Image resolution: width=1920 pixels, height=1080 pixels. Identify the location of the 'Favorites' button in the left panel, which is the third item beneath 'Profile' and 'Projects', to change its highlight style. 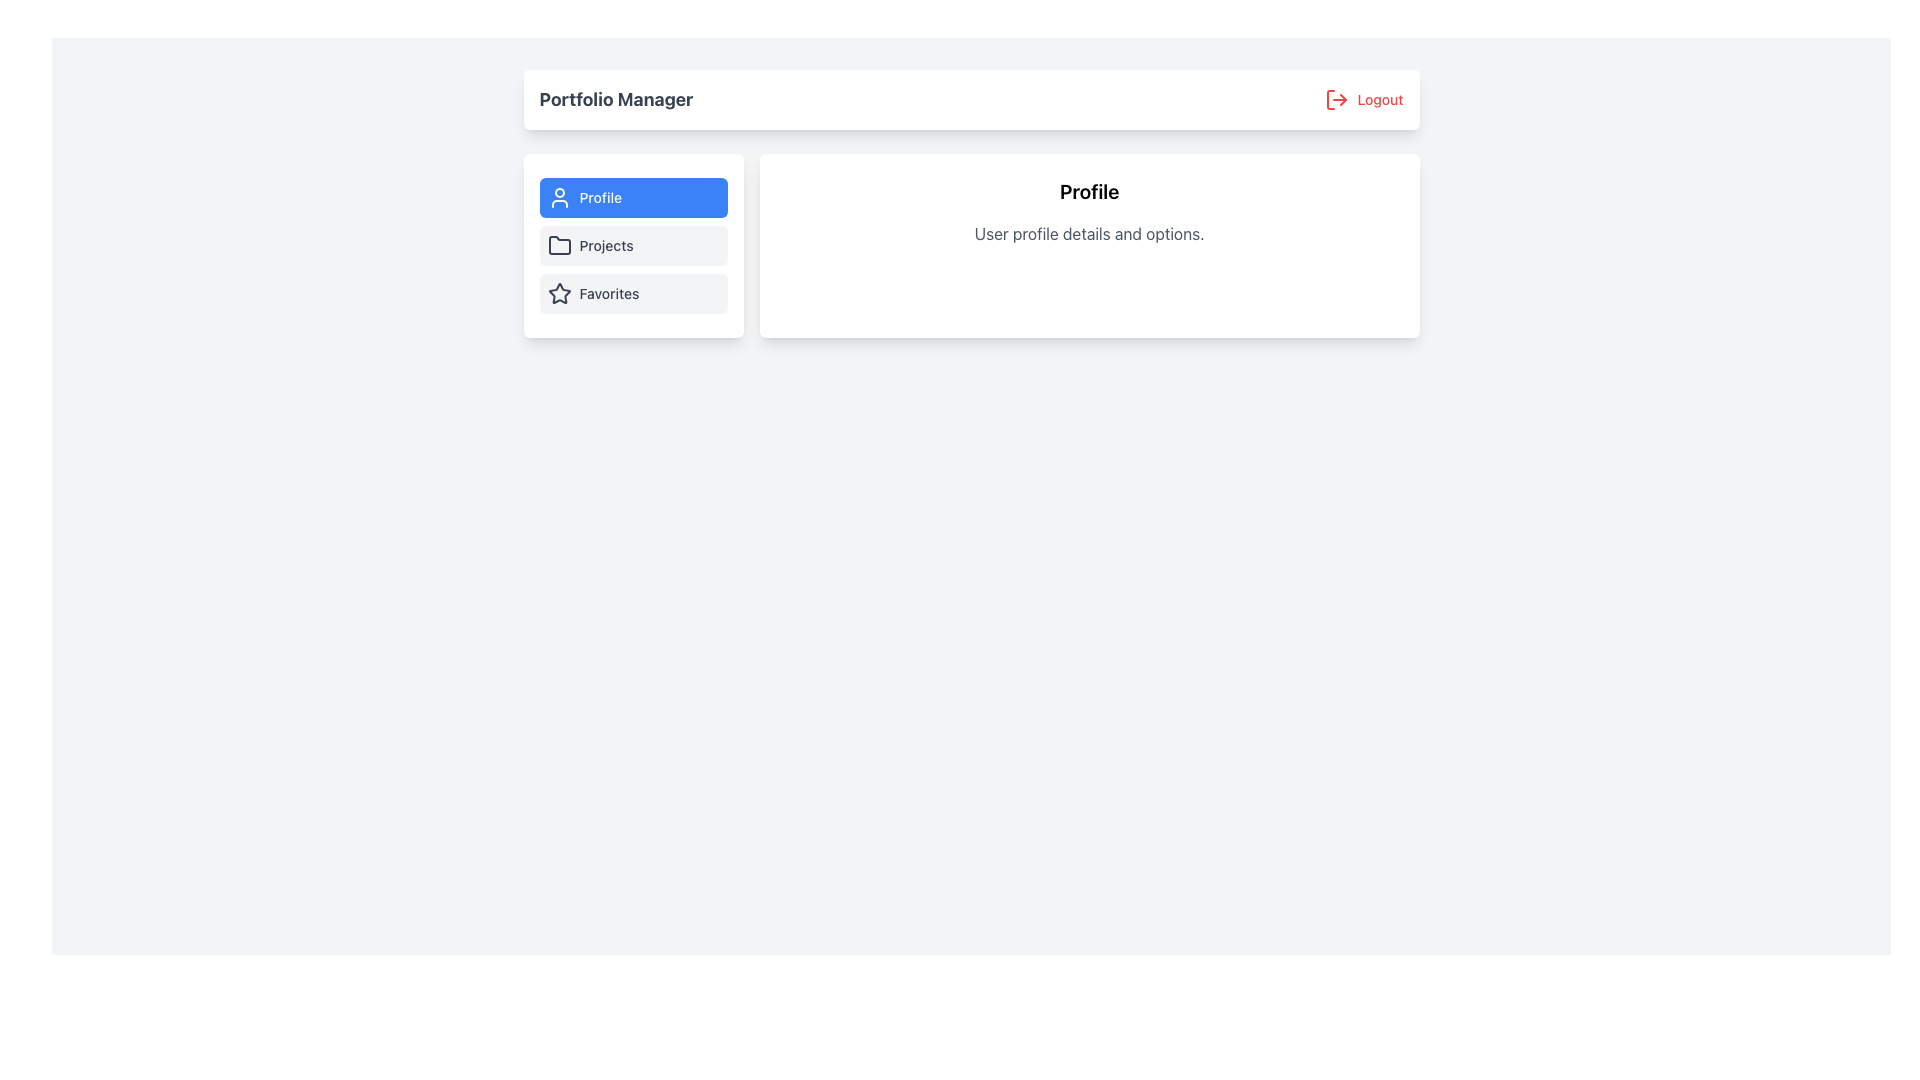
(632, 293).